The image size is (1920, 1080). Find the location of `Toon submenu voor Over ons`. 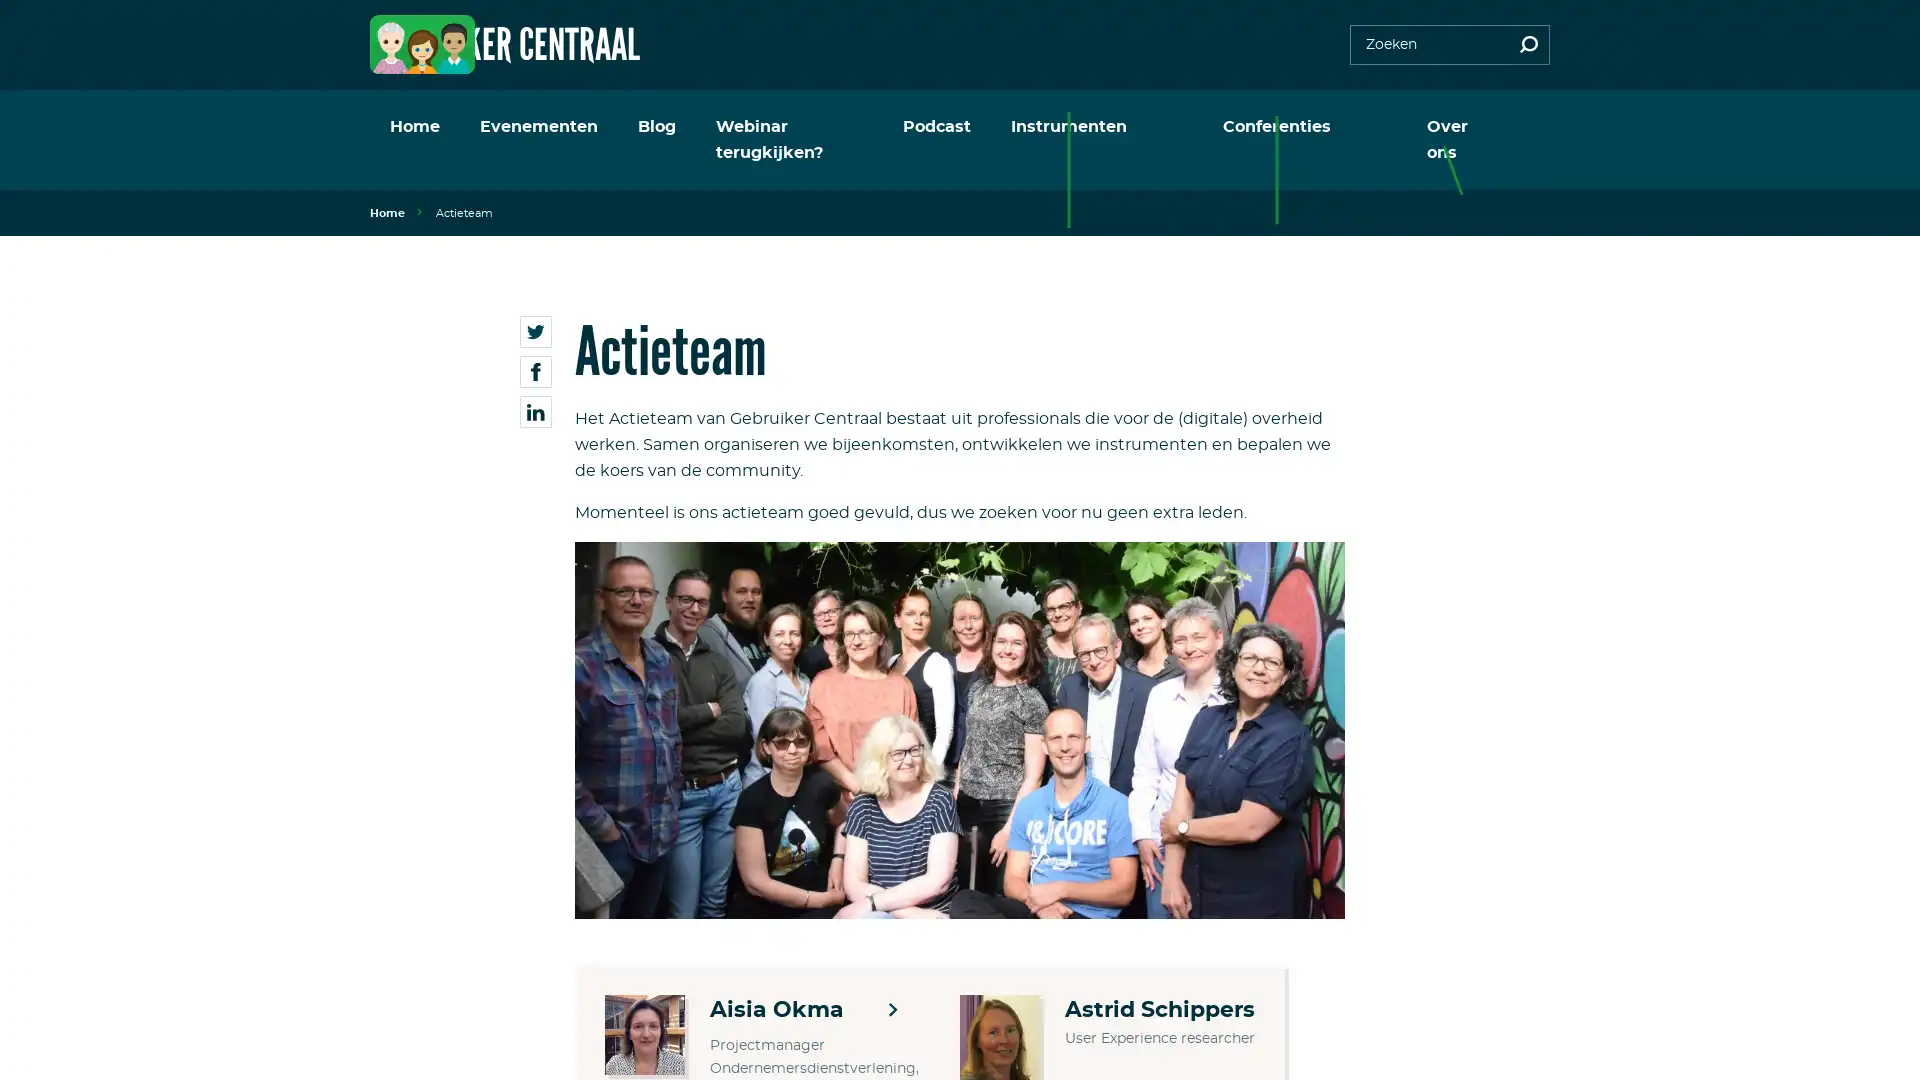

Toon submenu voor Over ons is located at coordinates (1511, 127).